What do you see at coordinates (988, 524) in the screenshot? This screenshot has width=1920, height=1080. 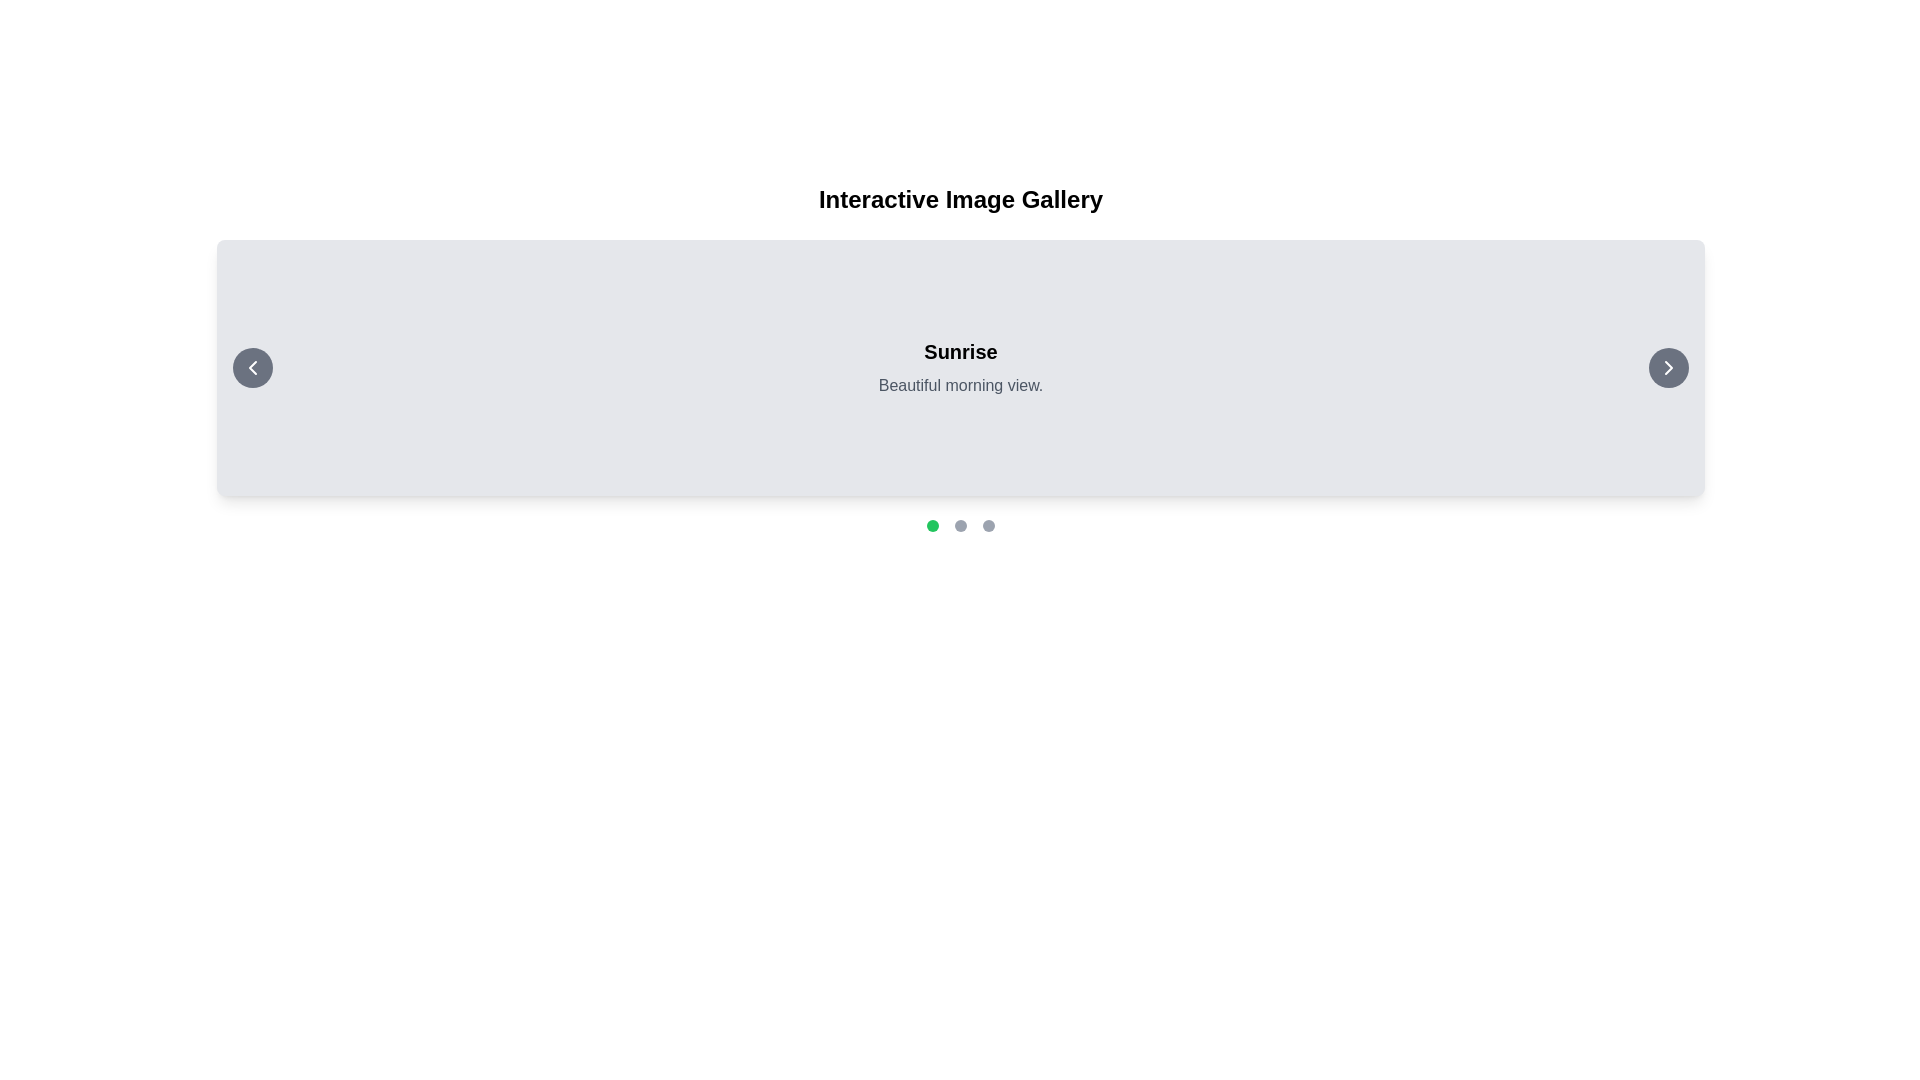 I see `the rightmost circular button with a gray background, located below the main content section among three similar buttons` at bounding box center [988, 524].